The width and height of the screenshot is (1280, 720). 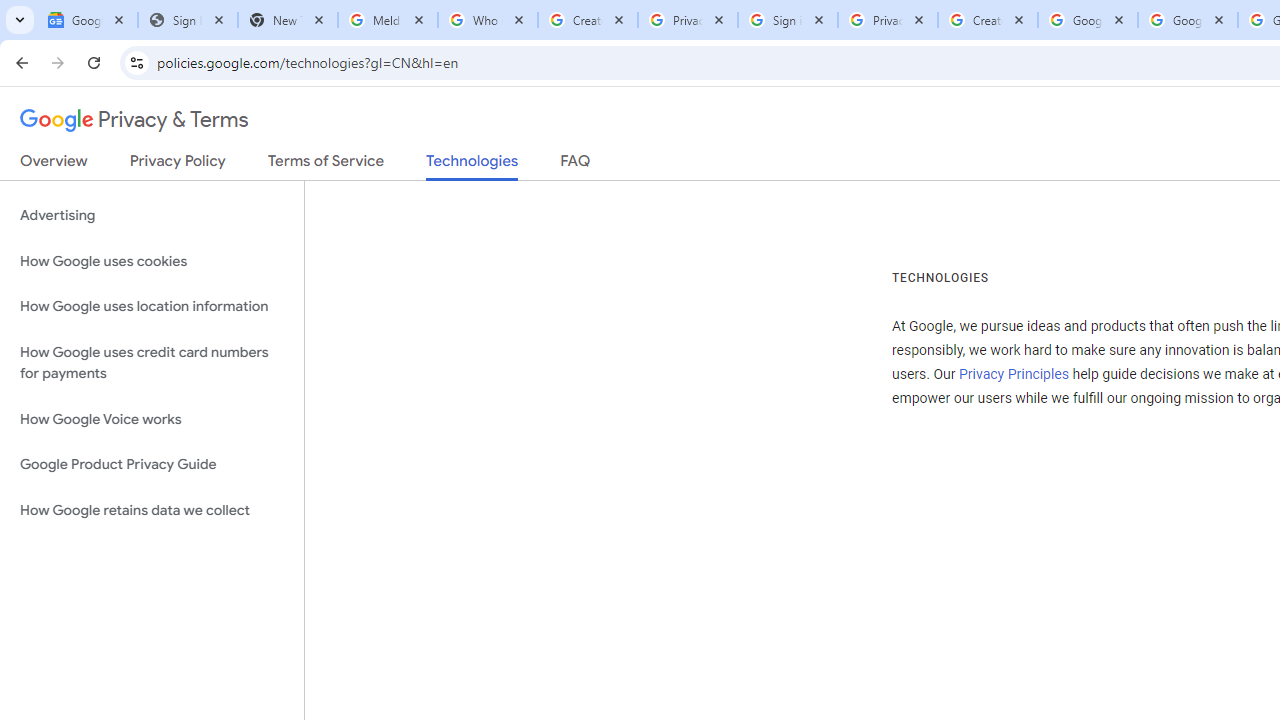 I want to click on 'How Google Voice works', so click(x=151, y=418).